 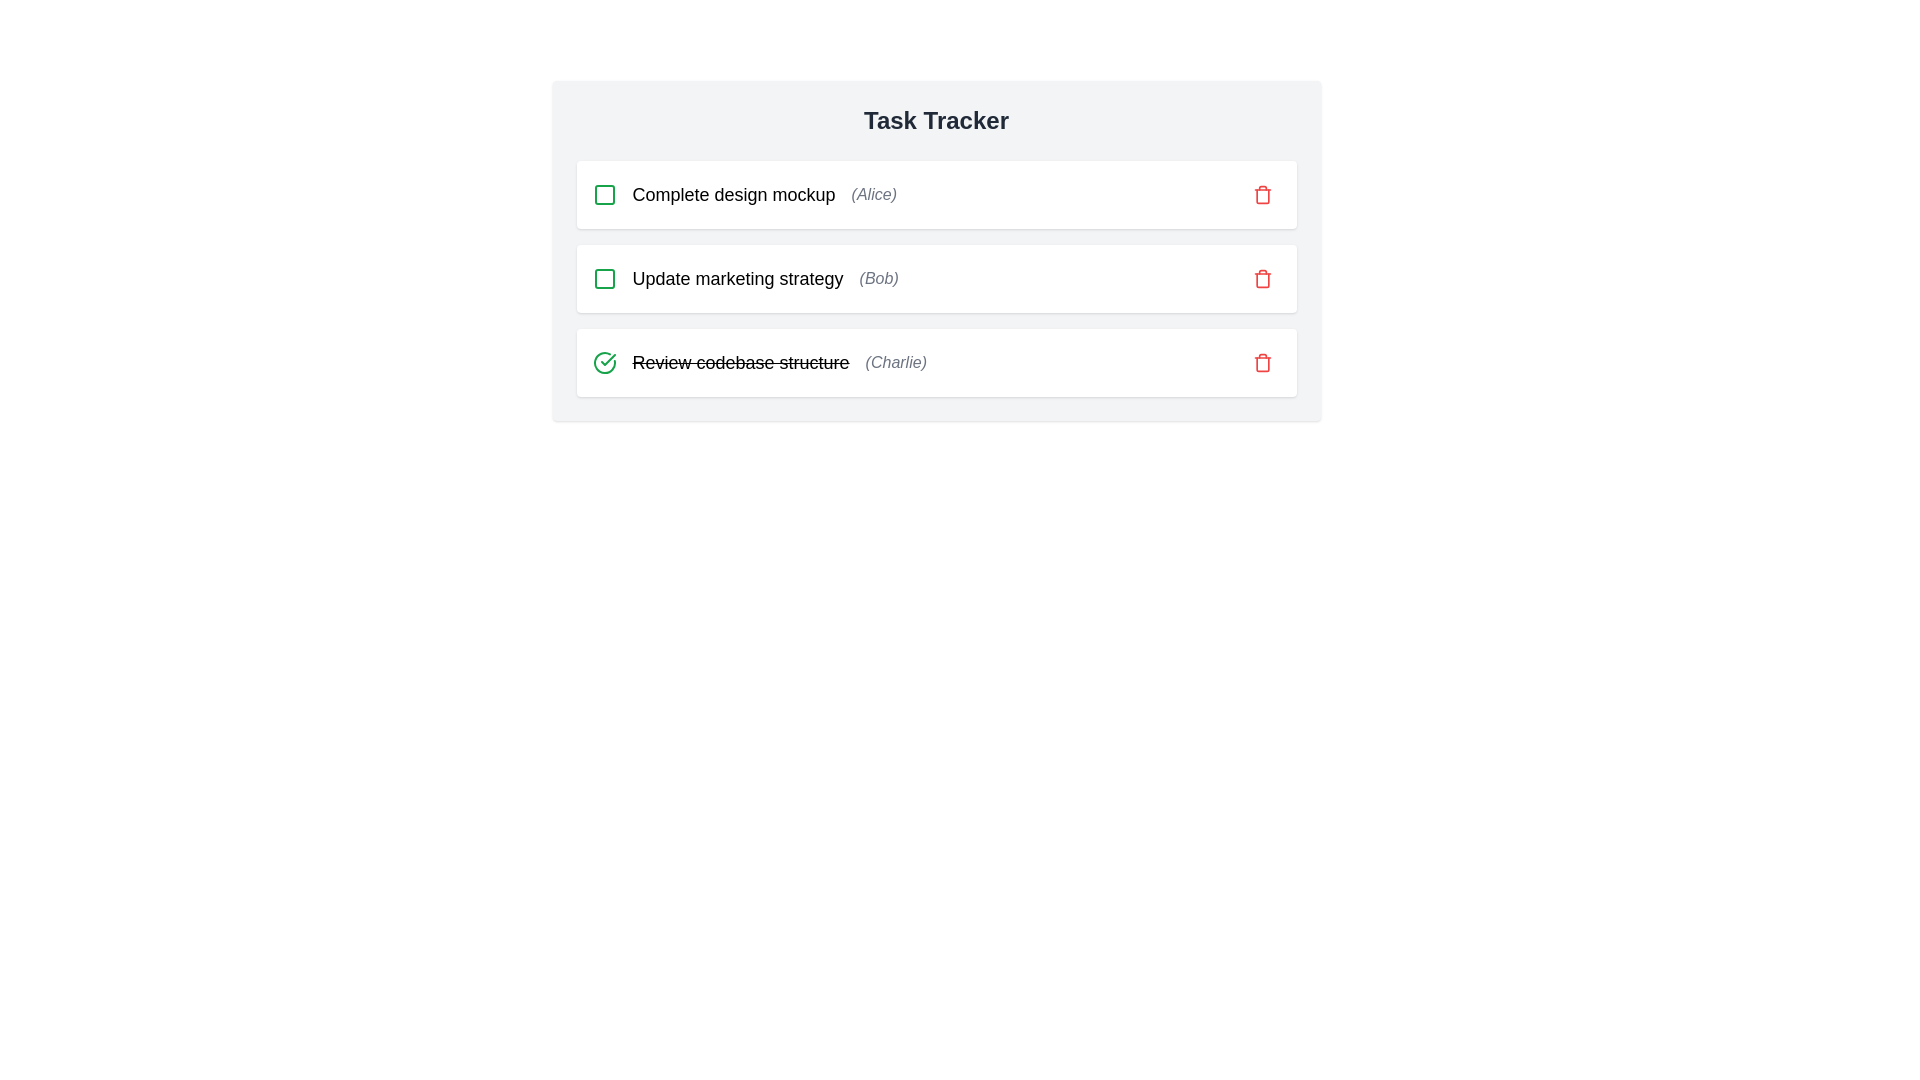 What do you see at coordinates (1261, 278) in the screenshot?
I see `the delete icon for the task identified by Update marketing strategy` at bounding box center [1261, 278].